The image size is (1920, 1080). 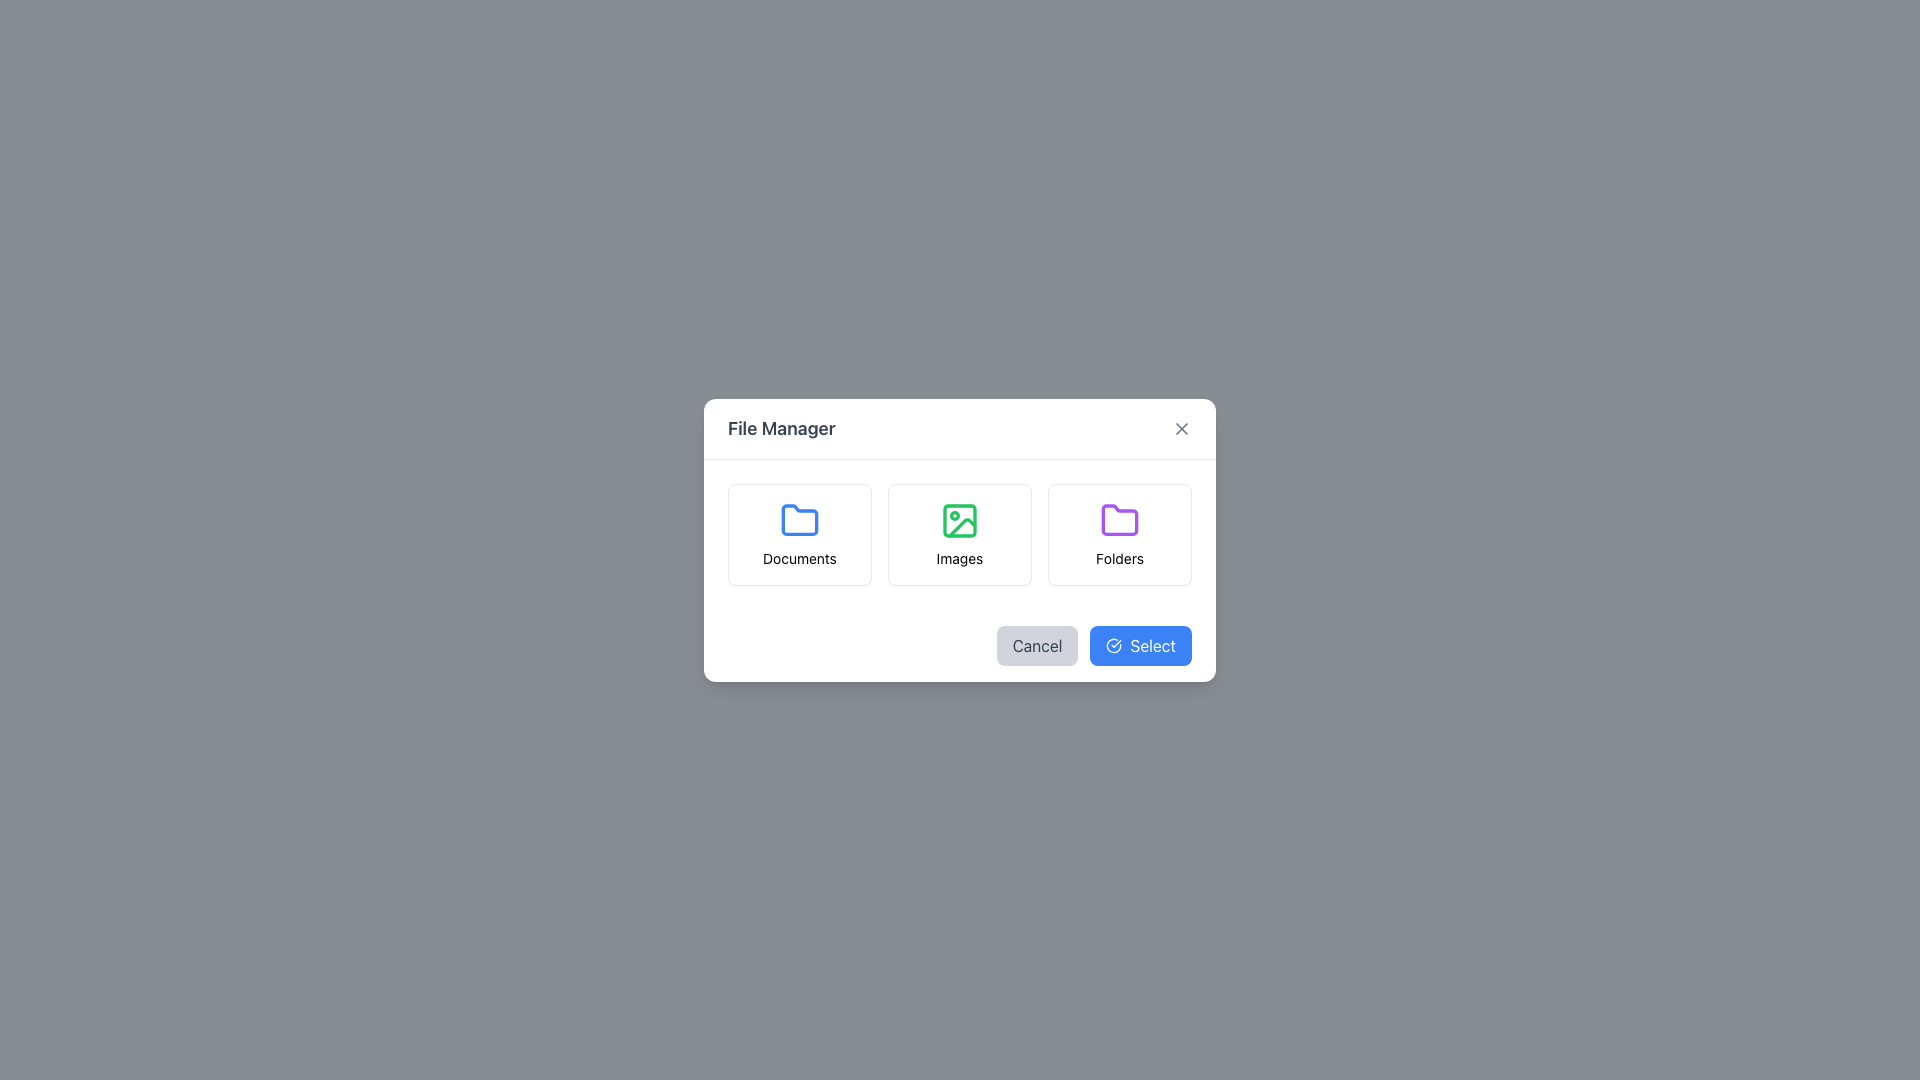 I want to click on the selectable card button in the File Manager, so click(x=960, y=532).